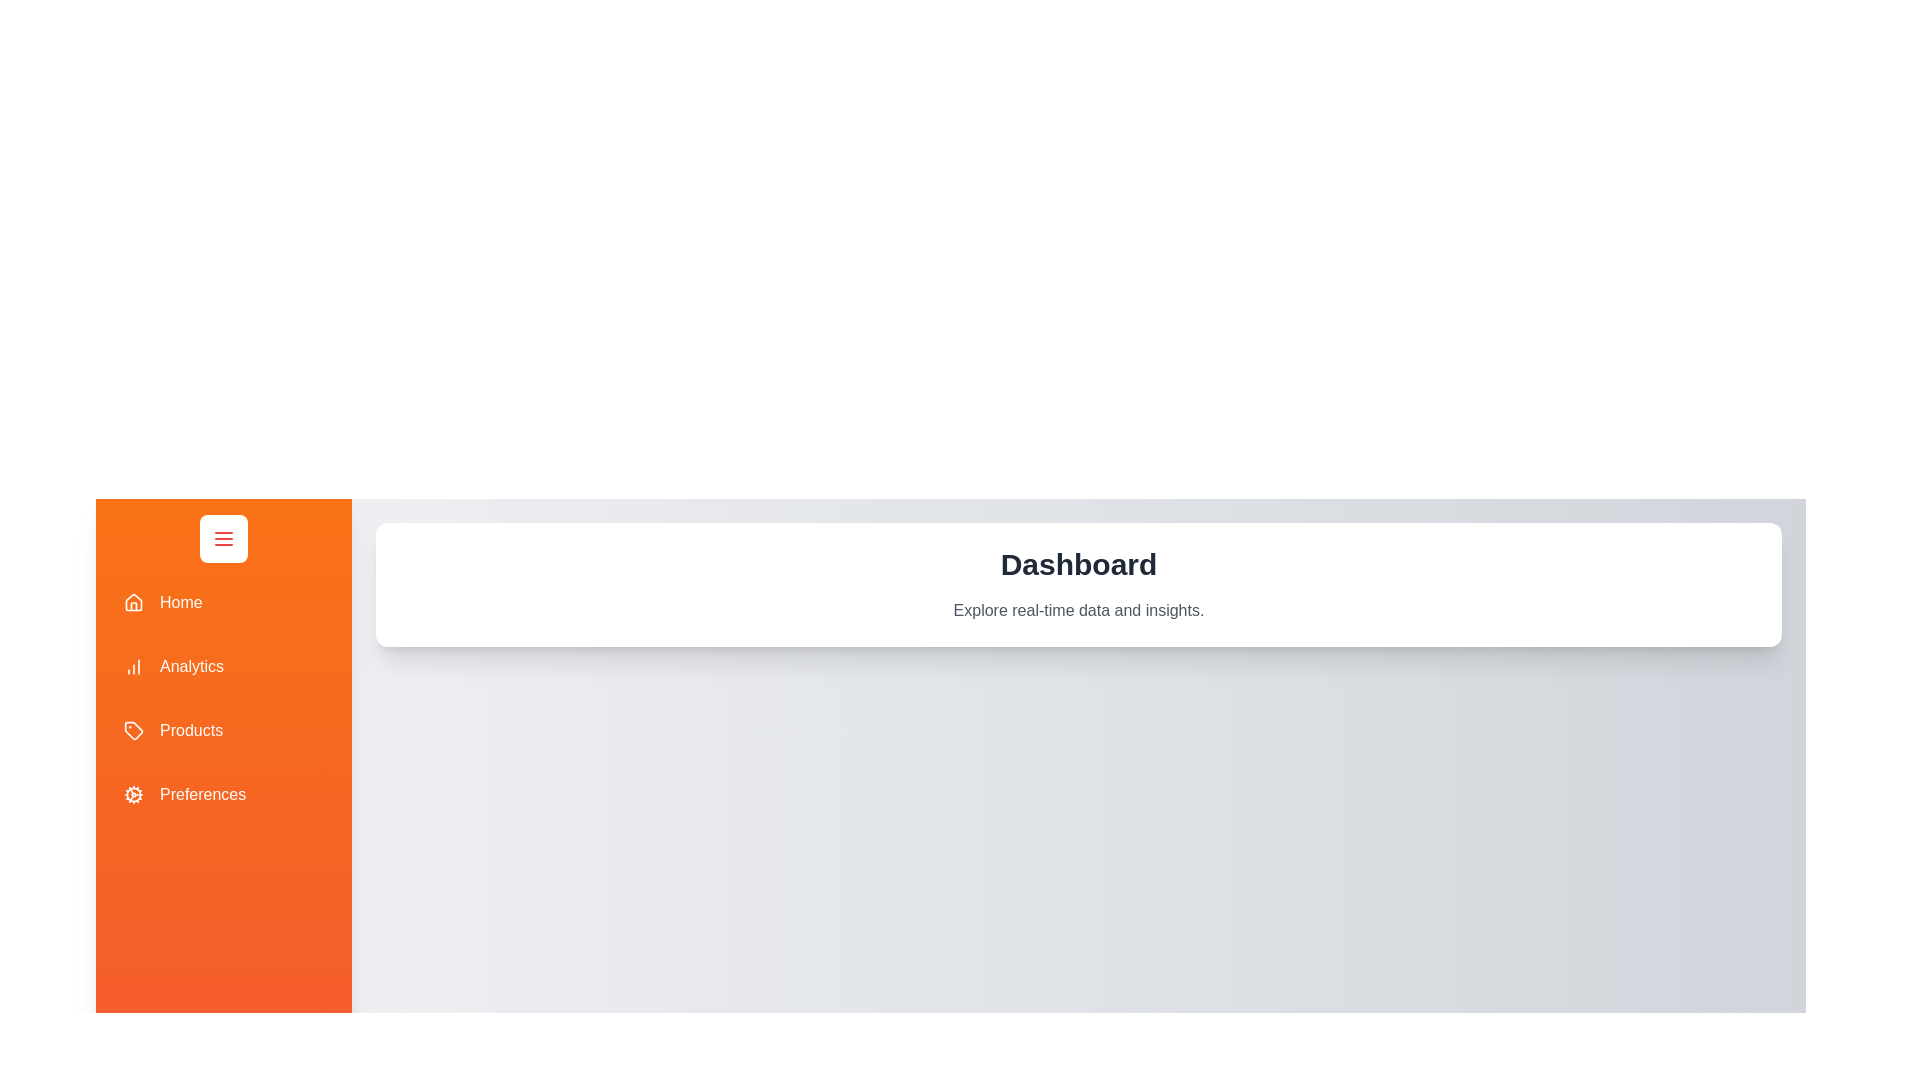 The height and width of the screenshot is (1080, 1920). Describe the element at coordinates (224, 538) in the screenshot. I see `the menu button to toggle the drawer open or close` at that location.